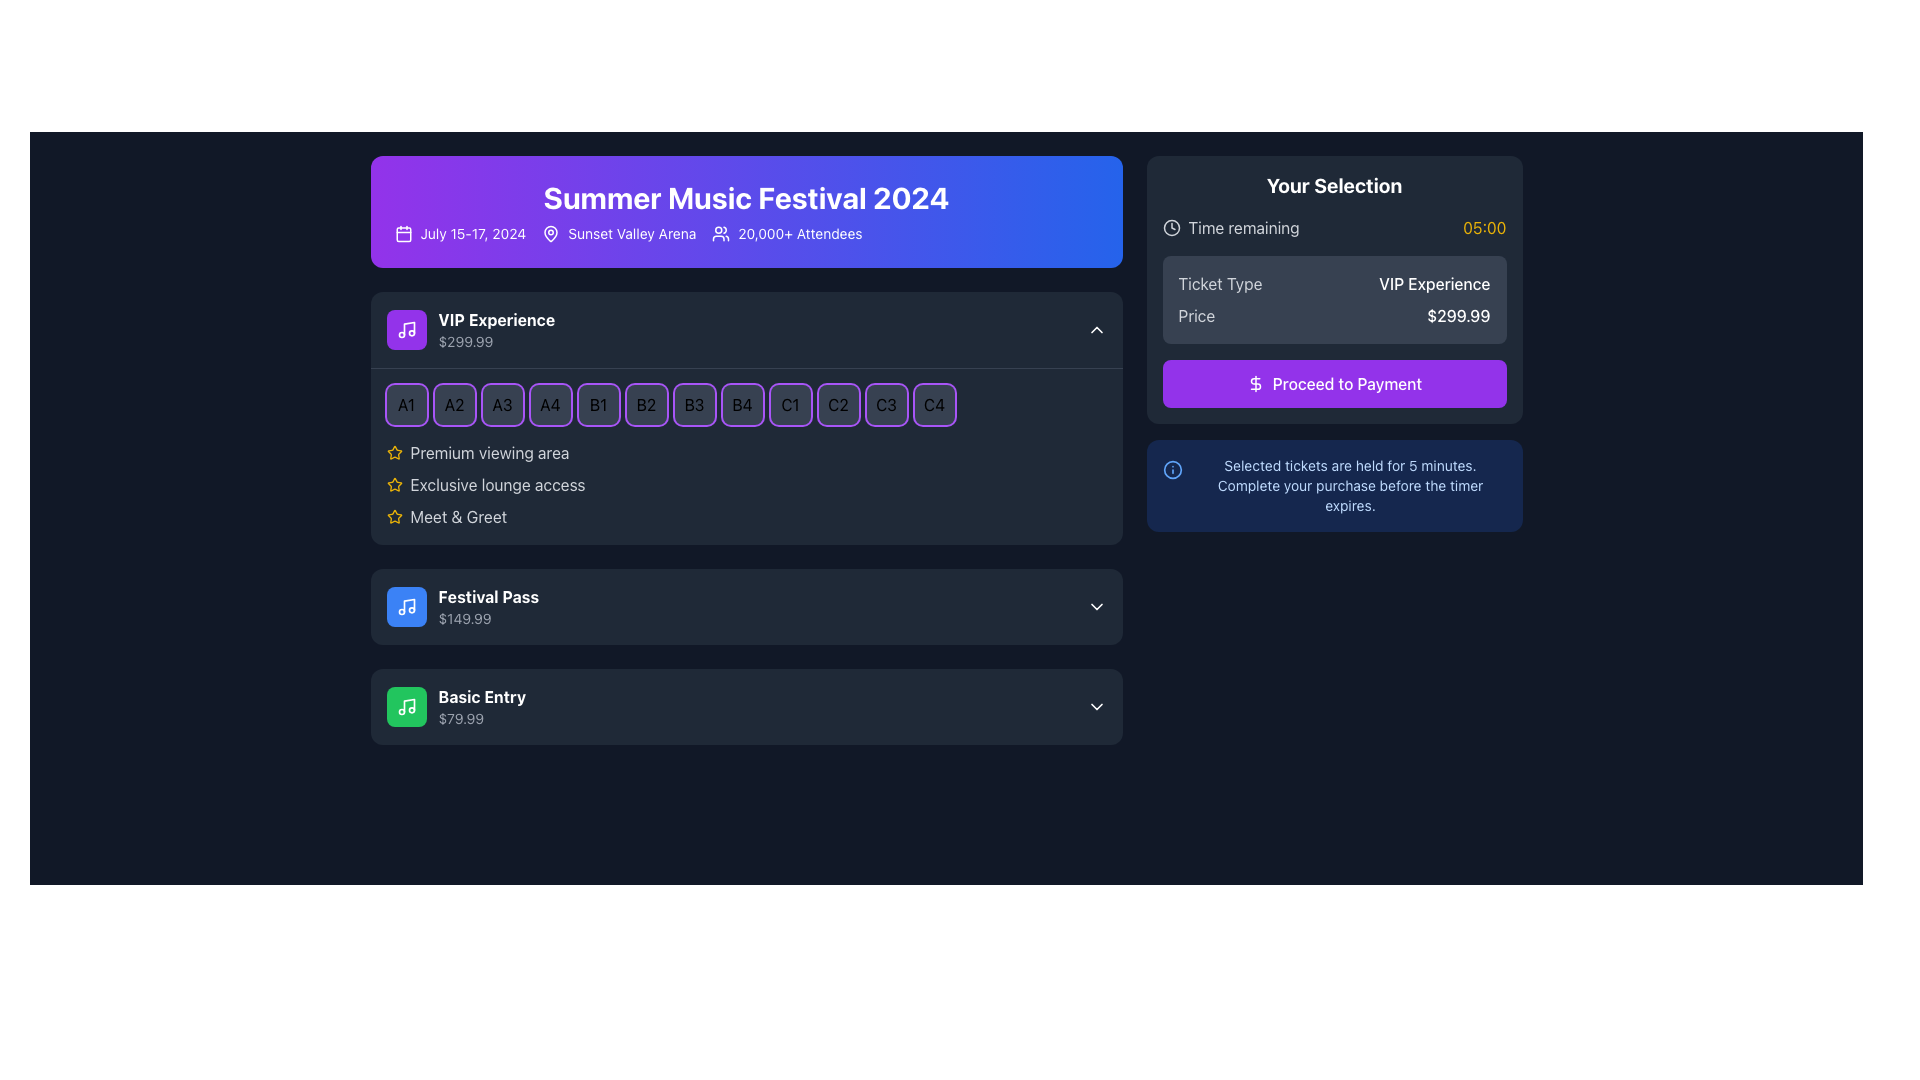 The width and height of the screenshot is (1920, 1080). Describe the element at coordinates (885, 405) in the screenshot. I see `the 'C3' button in the 'VIP Experience' section` at that location.